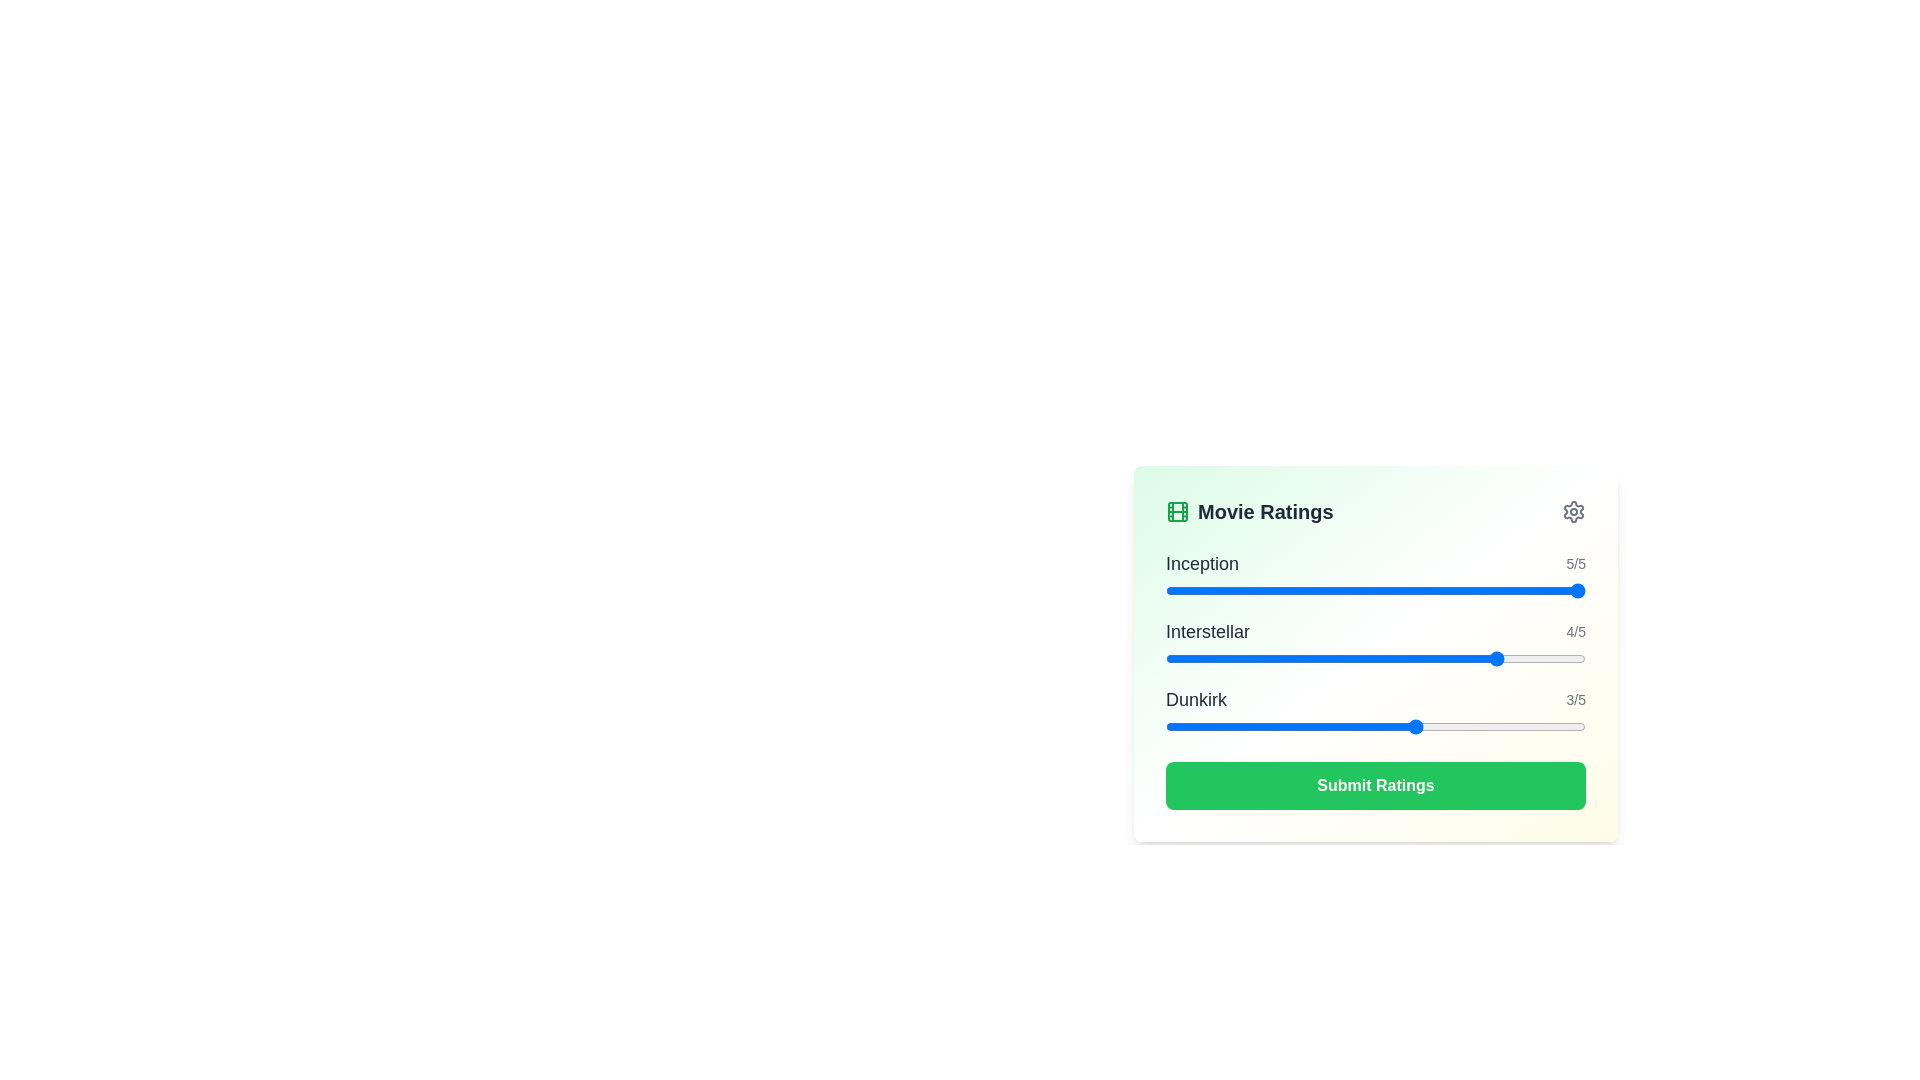  I want to click on the cogwheel icon located at the top-right corner of the 'Movie Ratings' panel, so click(1573, 511).